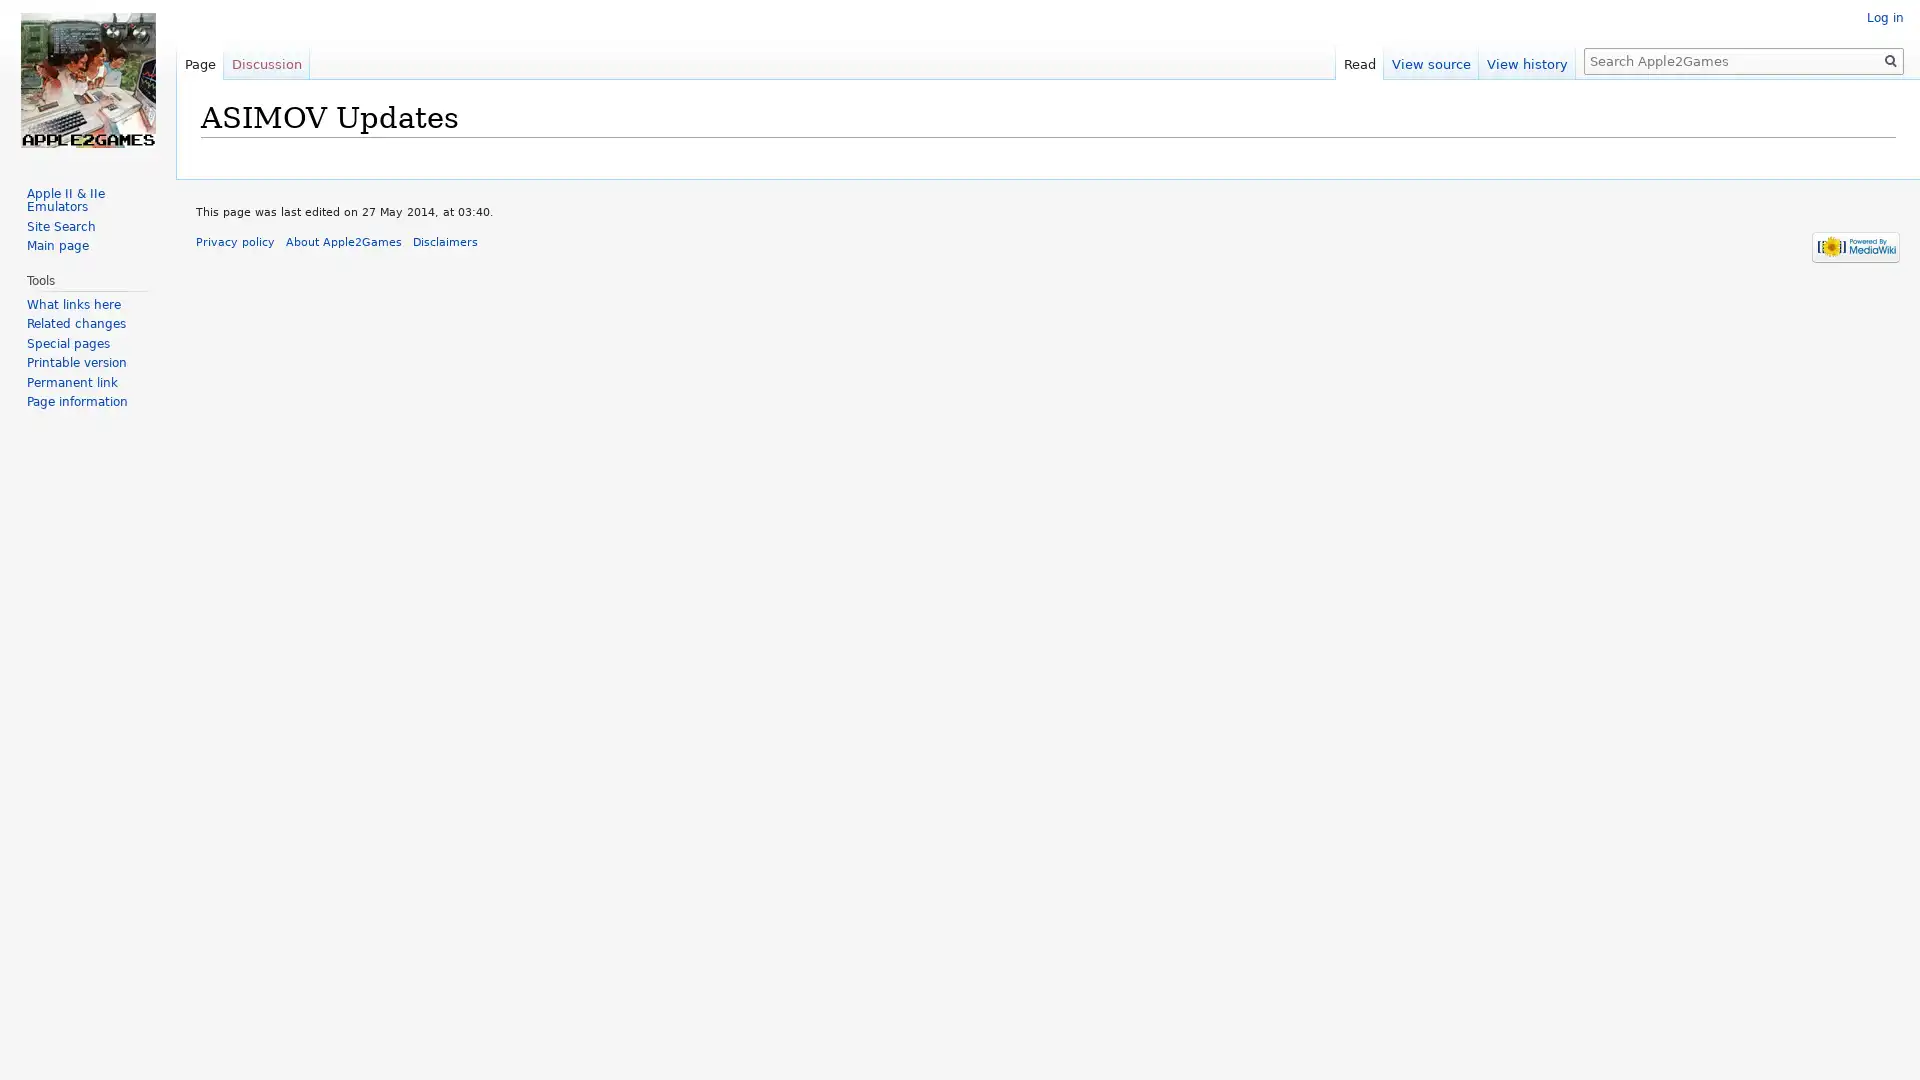 The image size is (1920, 1080). I want to click on Go, so click(1890, 60).